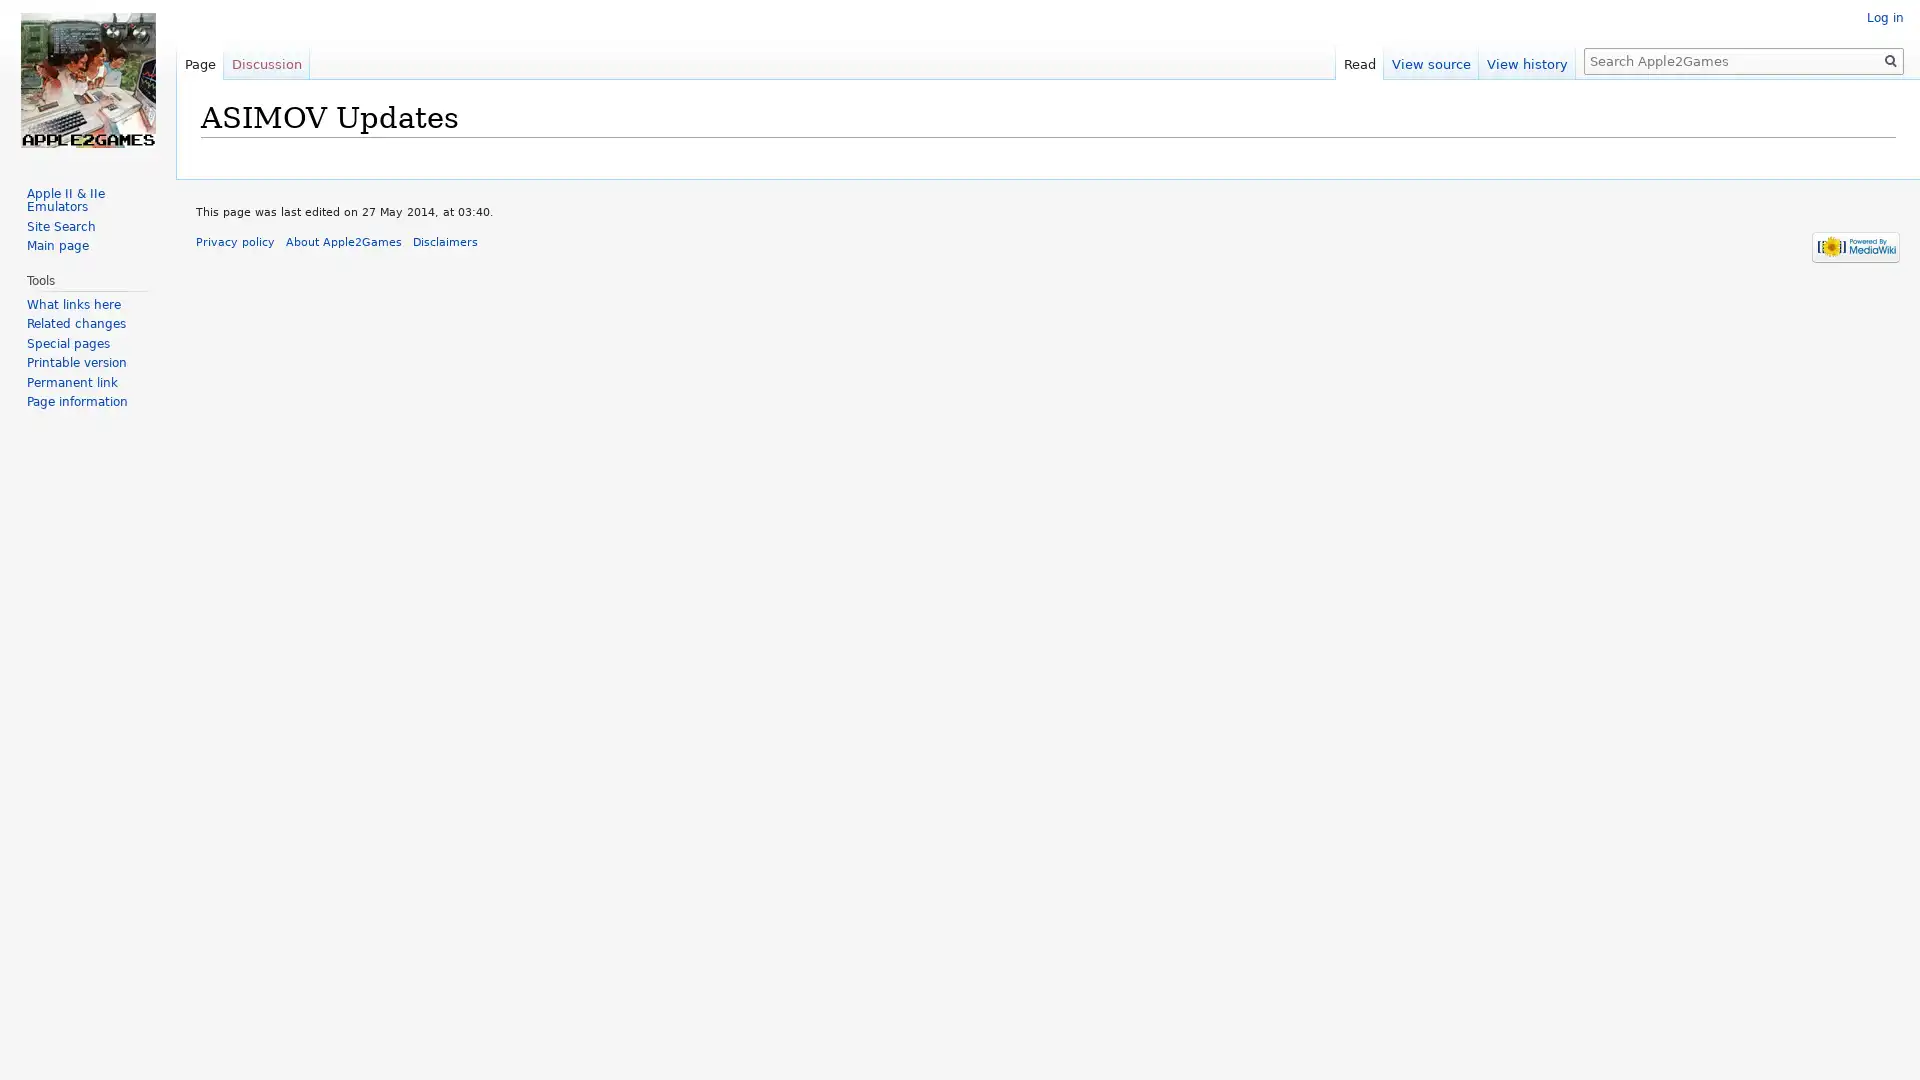 The image size is (1920, 1080). I want to click on Go, so click(1890, 60).